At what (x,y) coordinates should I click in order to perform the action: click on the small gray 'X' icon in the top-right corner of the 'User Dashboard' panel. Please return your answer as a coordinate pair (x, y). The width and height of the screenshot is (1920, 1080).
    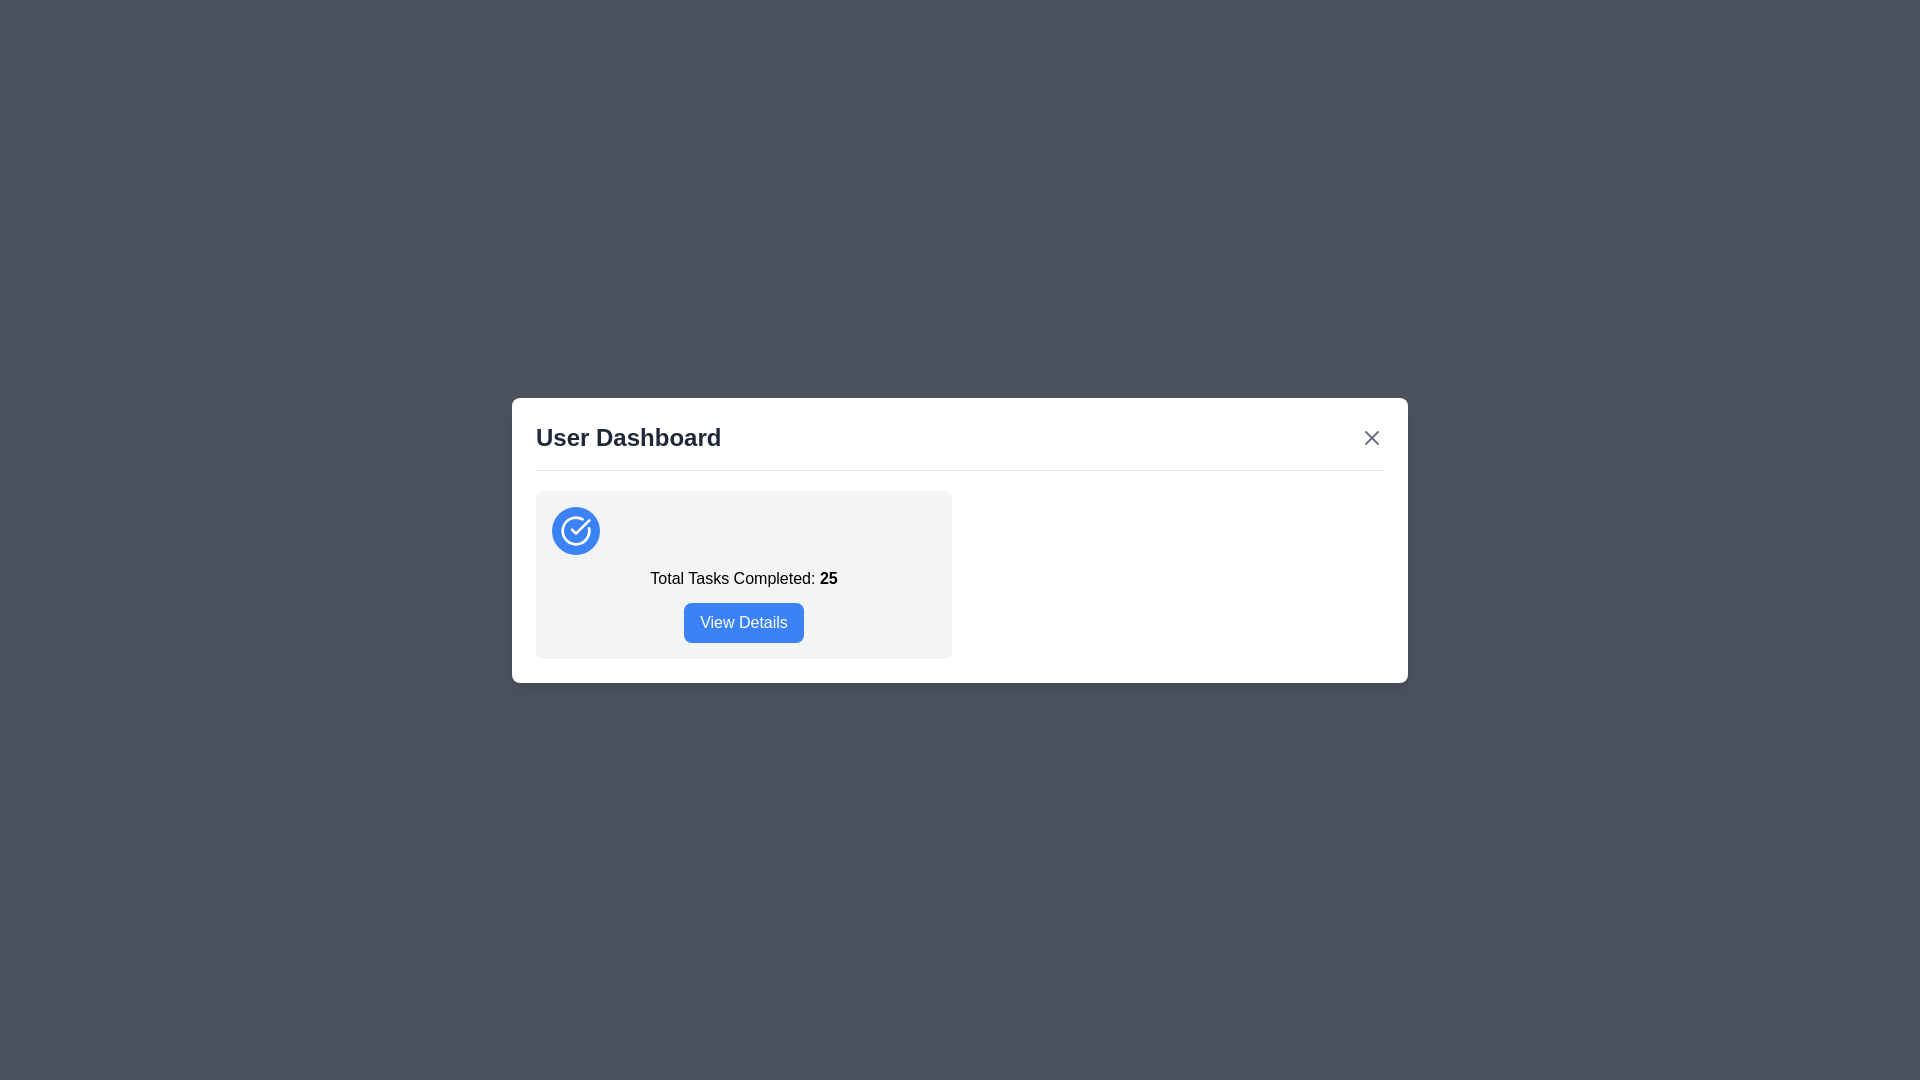
    Looking at the image, I should click on (1371, 436).